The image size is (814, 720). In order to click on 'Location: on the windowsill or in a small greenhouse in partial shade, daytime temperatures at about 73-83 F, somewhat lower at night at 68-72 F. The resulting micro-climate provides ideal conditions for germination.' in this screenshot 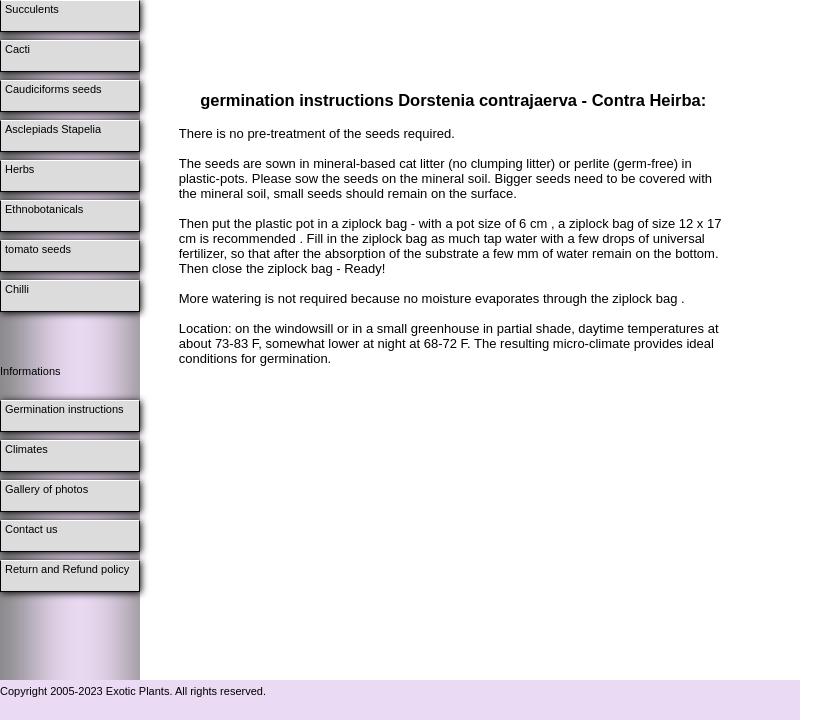, I will do `click(447, 342)`.